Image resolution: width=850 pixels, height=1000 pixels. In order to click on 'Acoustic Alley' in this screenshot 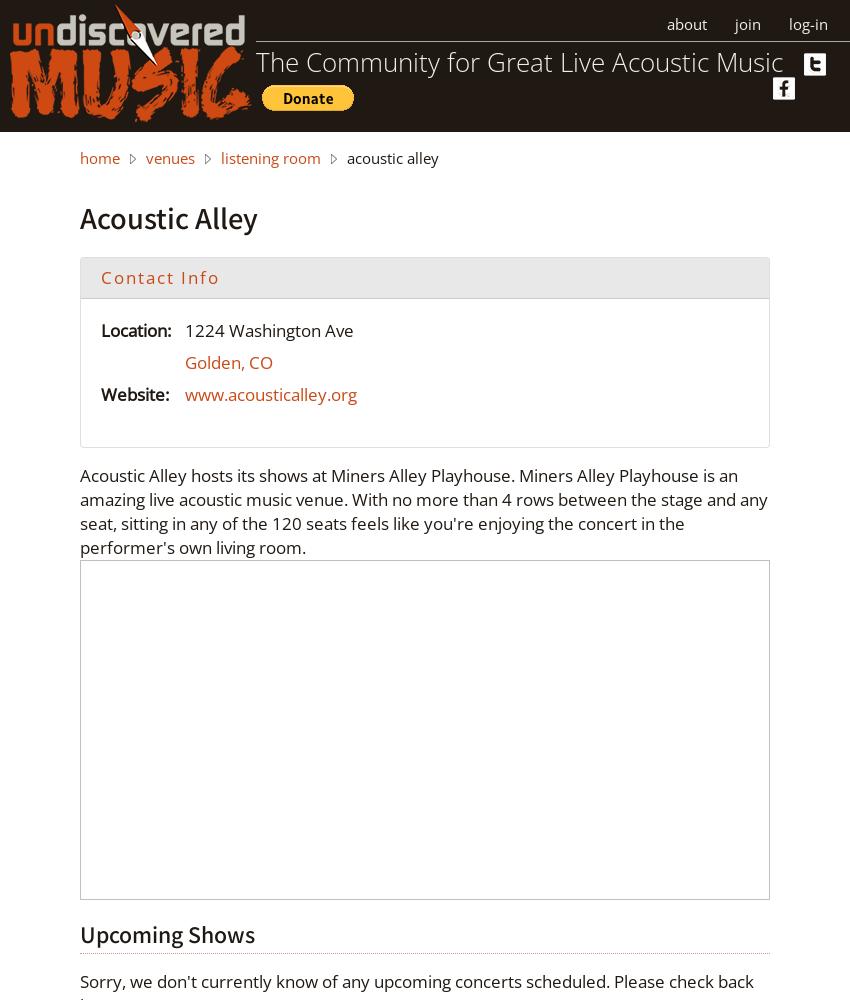, I will do `click(168, 216)`.